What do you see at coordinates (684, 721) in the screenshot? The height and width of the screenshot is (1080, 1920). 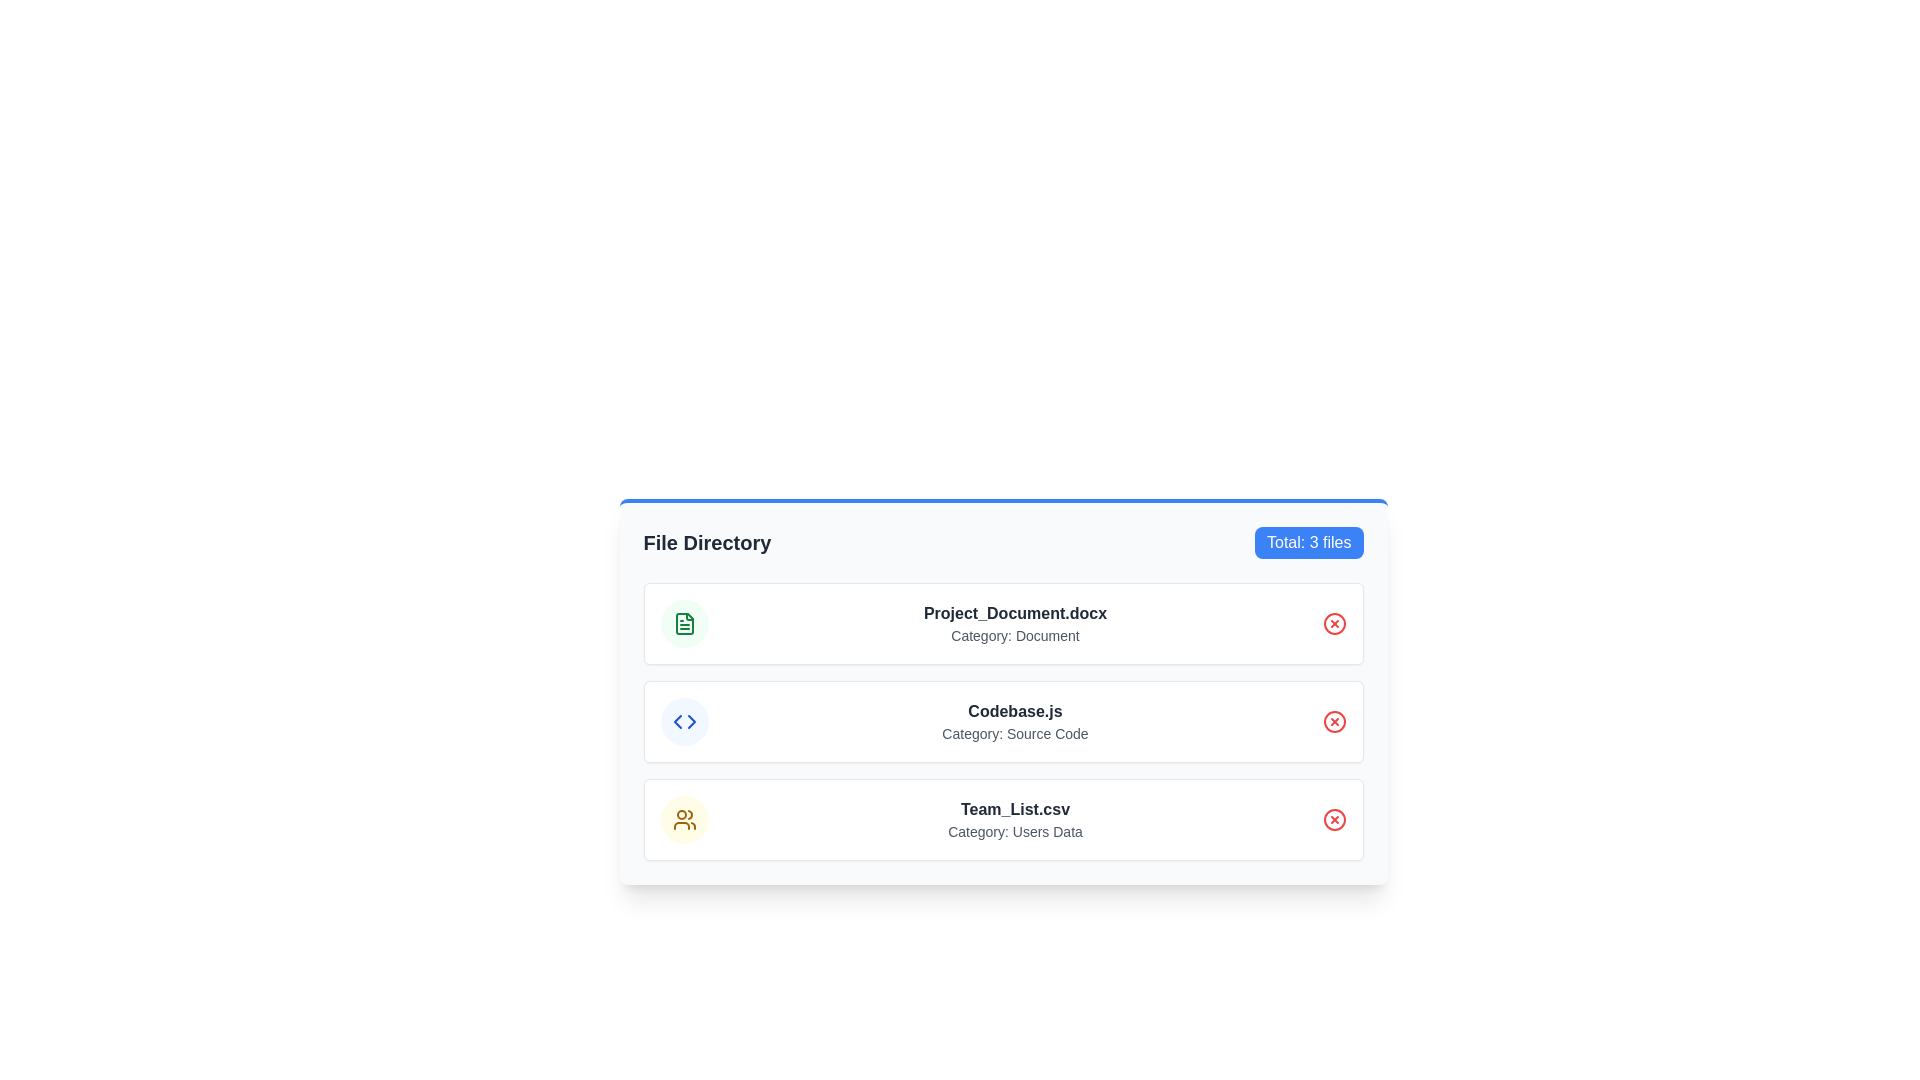 I see `the icon representing the 'Codebase.js' file, which is located in a blue, rounded, semi-transparent circle in the second row of the file entries list` at bounding box center [684, 721].